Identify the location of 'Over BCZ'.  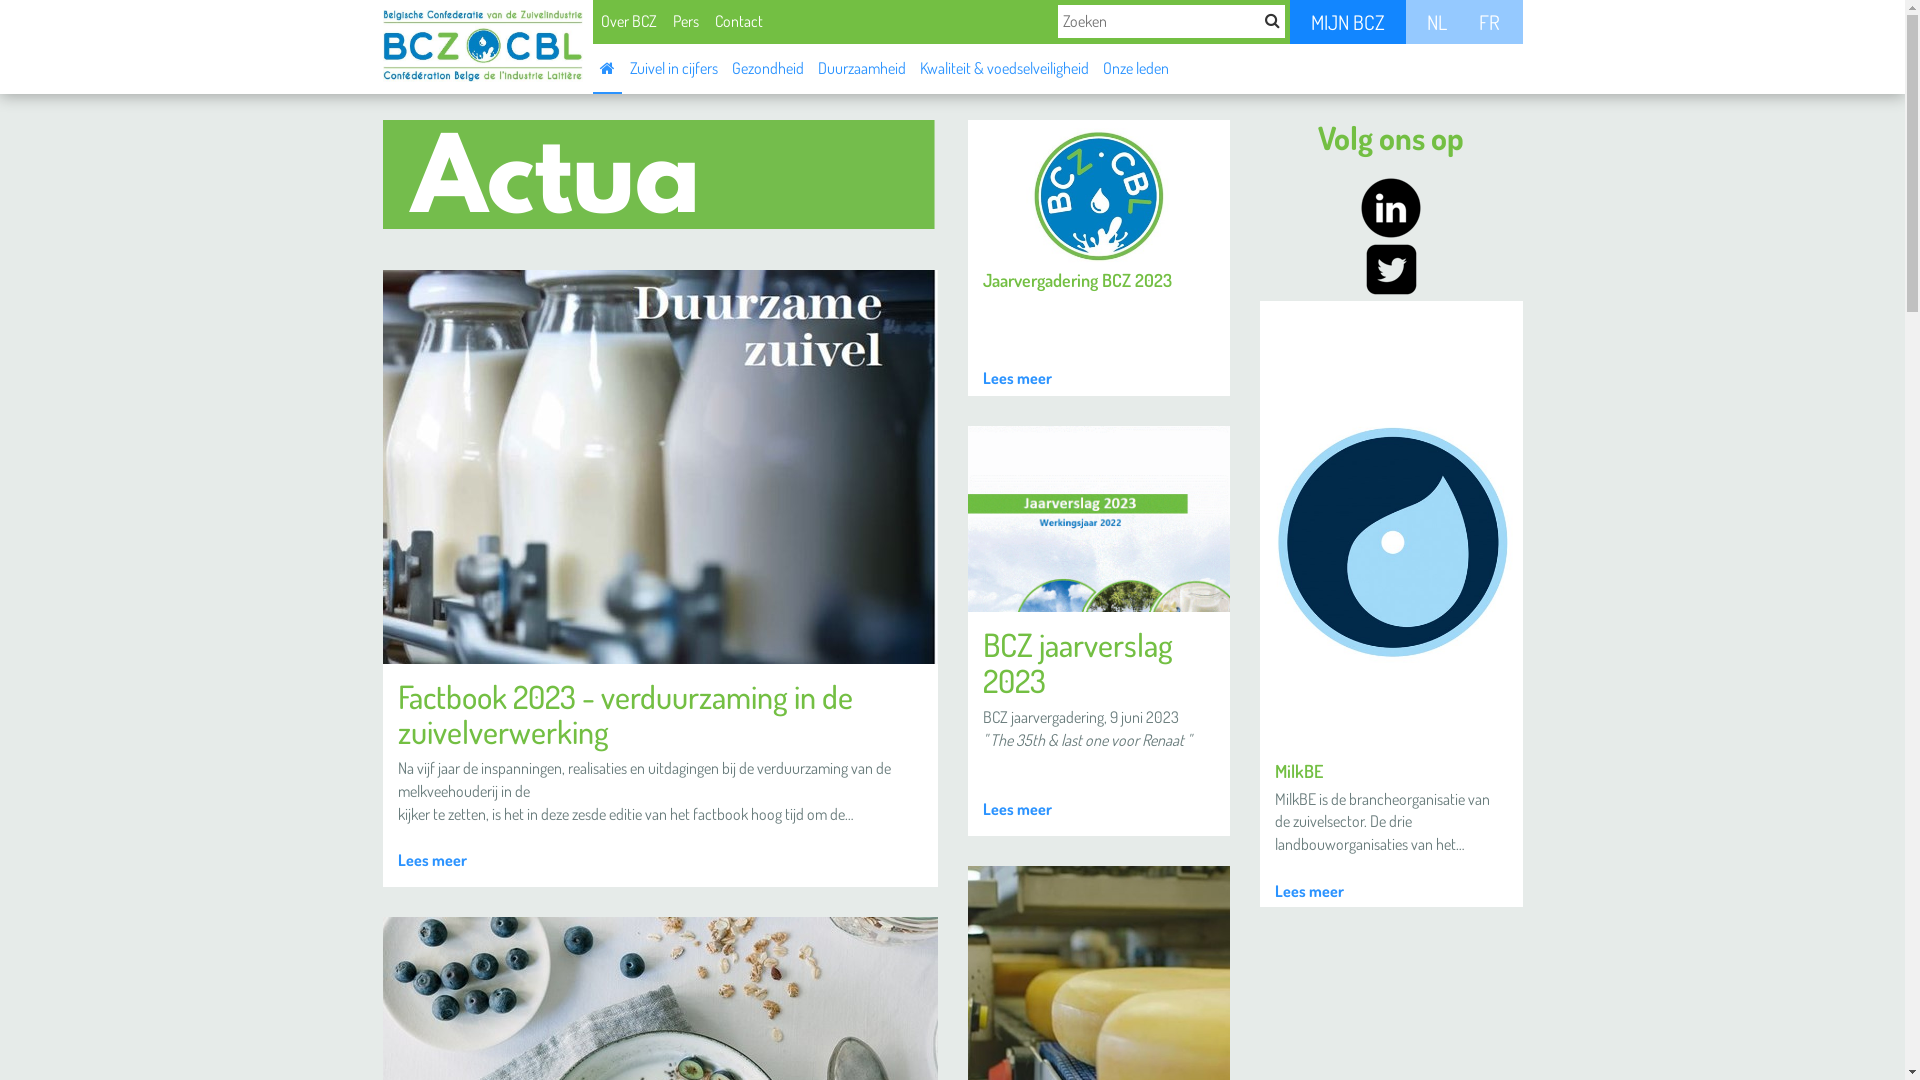
(627, 20).